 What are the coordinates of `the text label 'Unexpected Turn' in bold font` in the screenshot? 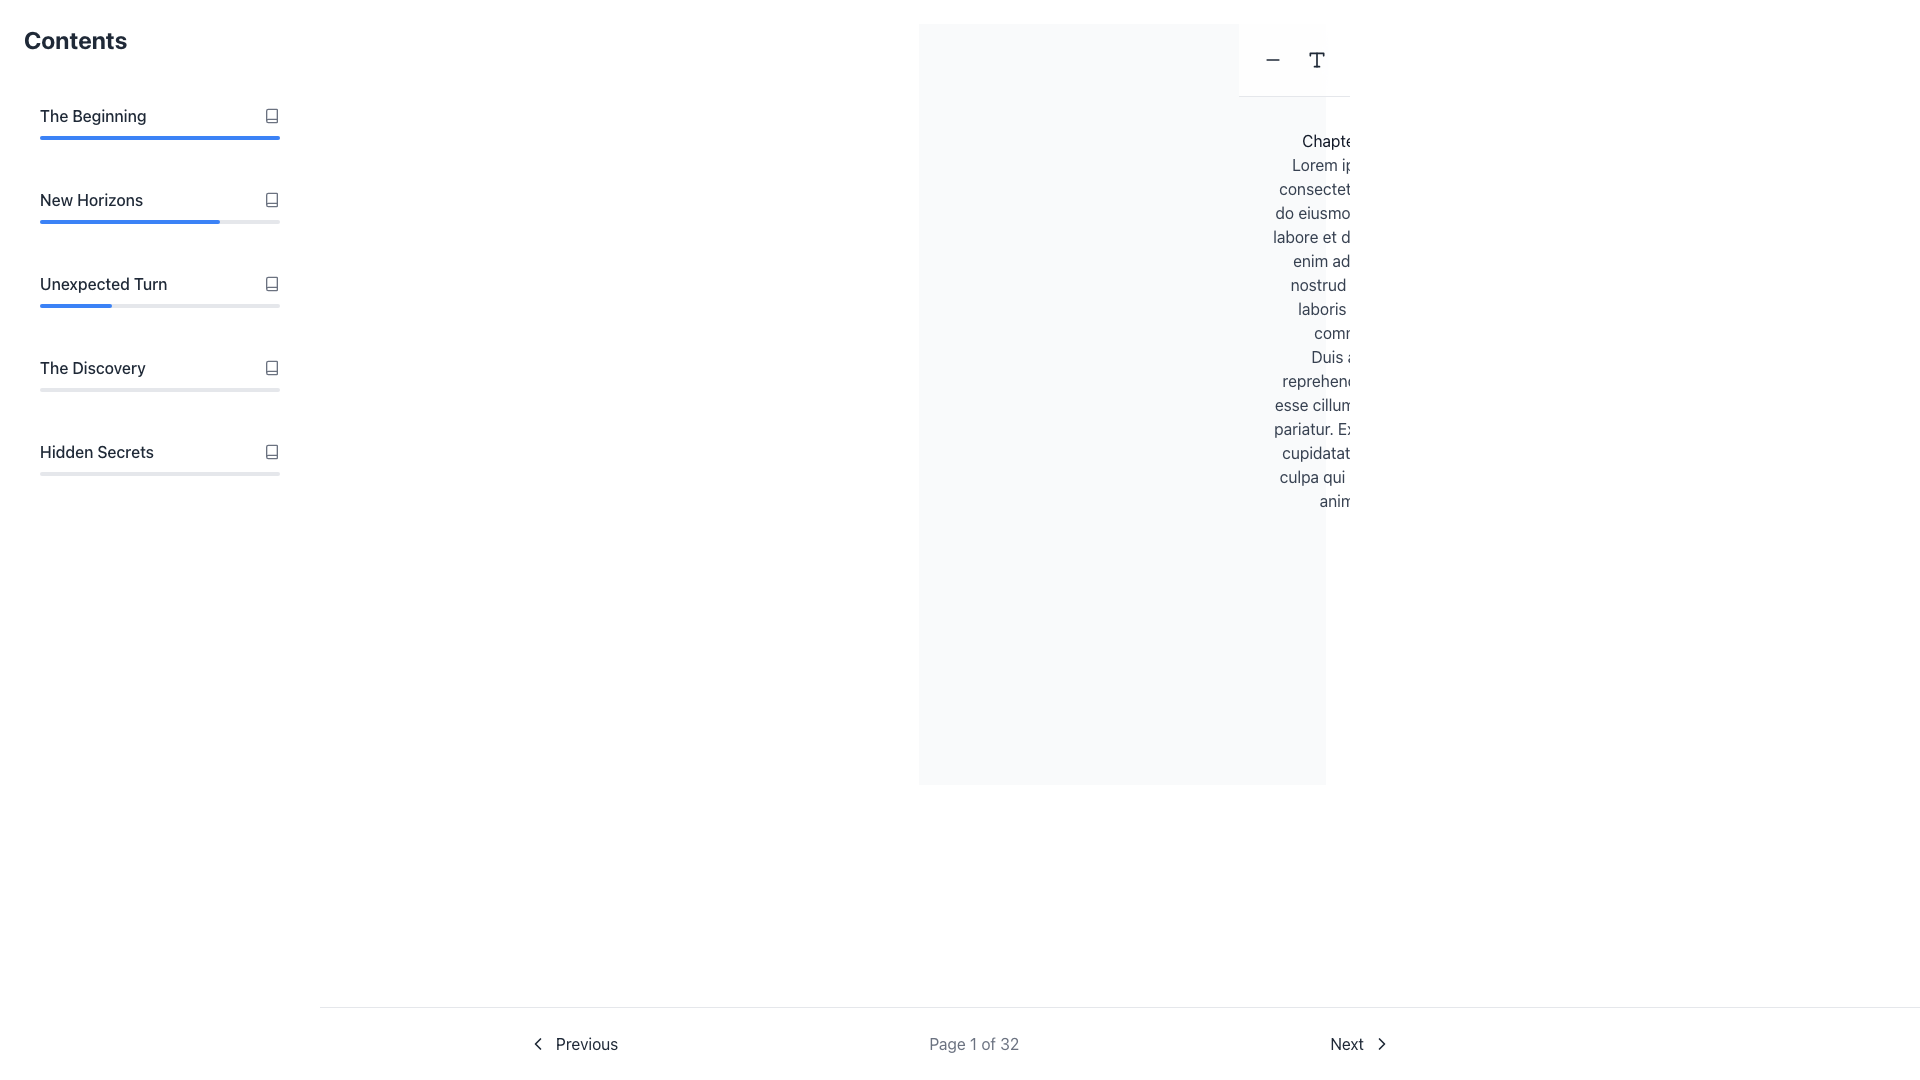 It's located at (158, 284).